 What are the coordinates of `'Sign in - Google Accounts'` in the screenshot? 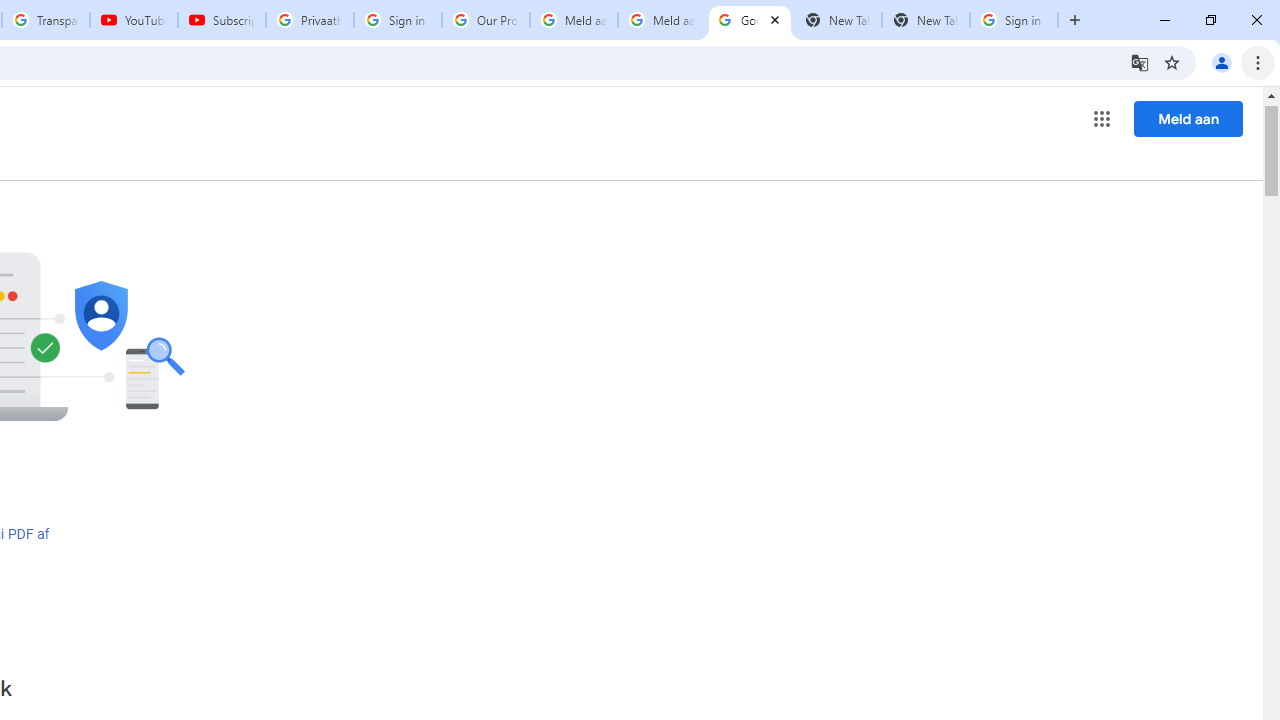 It's located at (398, 20).